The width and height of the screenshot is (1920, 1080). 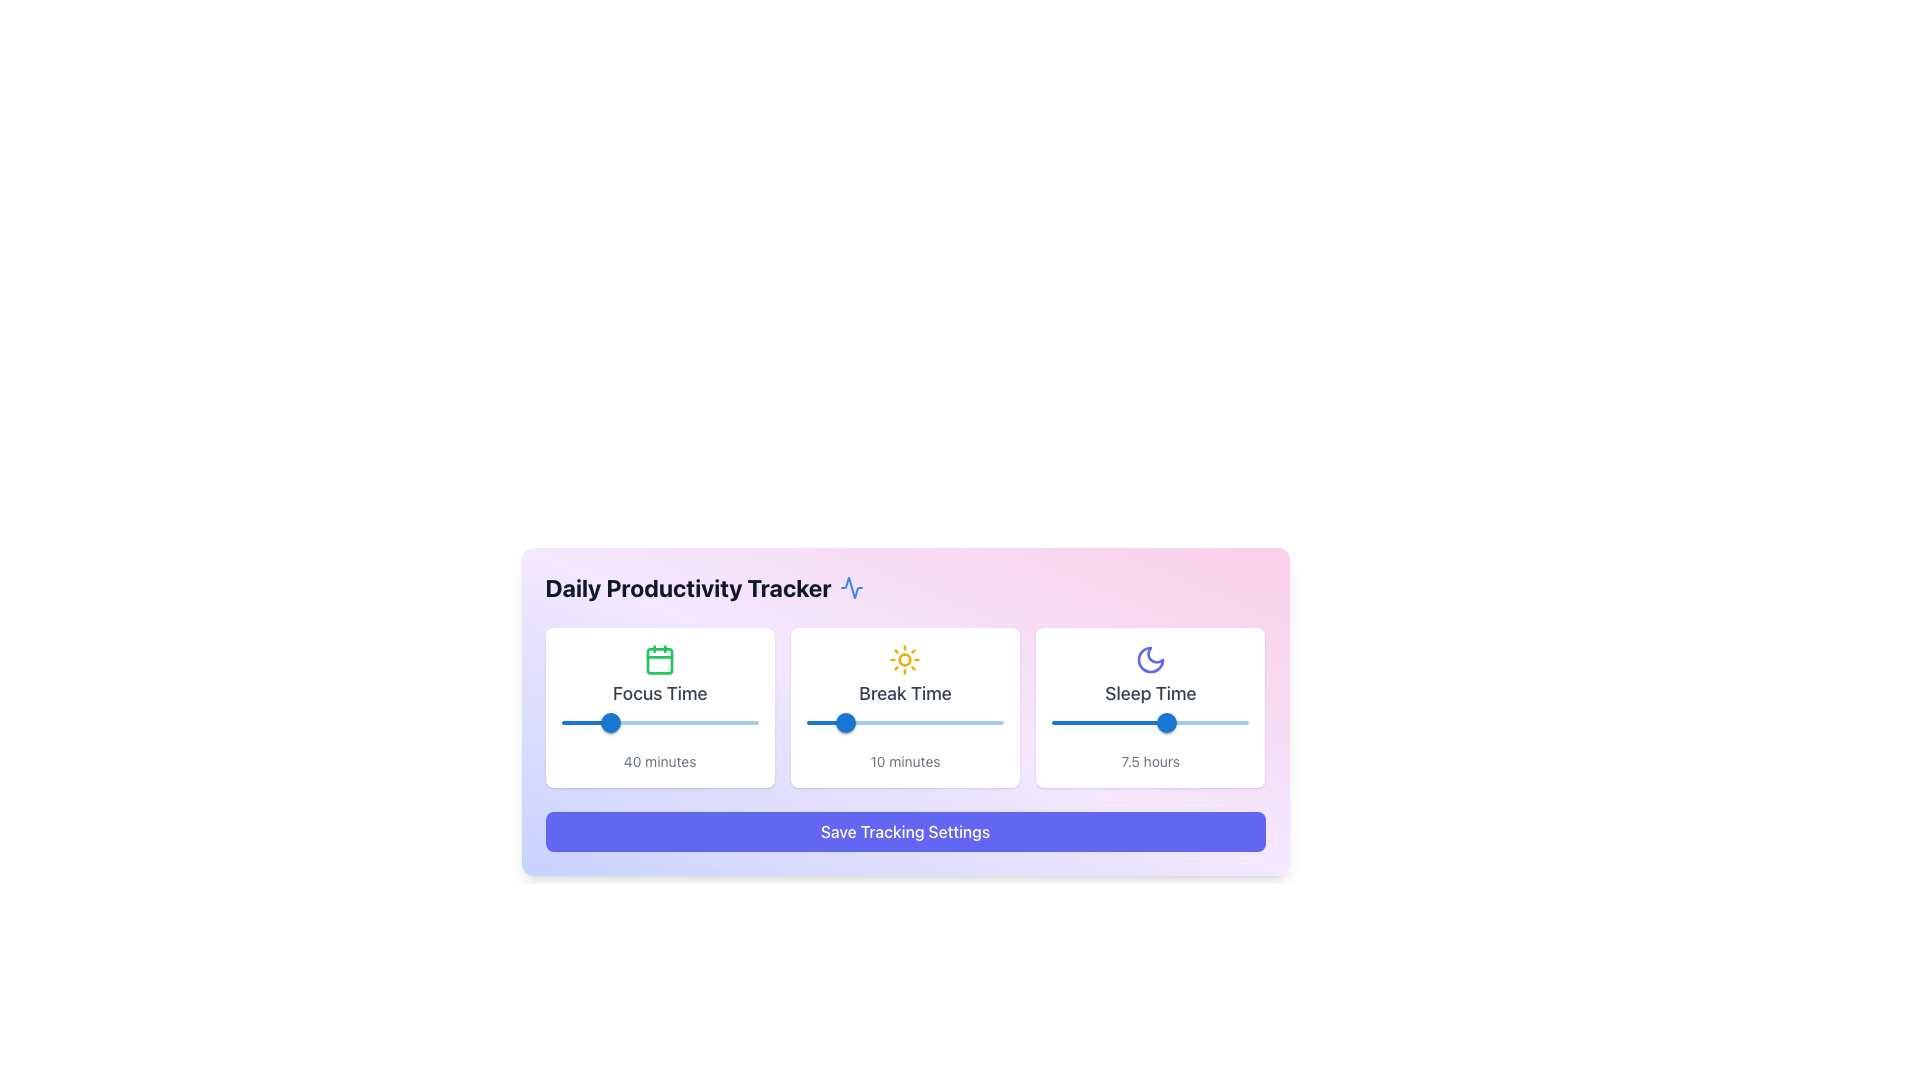 What do you see at coordinates (854, 722) in the screenshot?
I see `break time` at bounding box center [854, 722].